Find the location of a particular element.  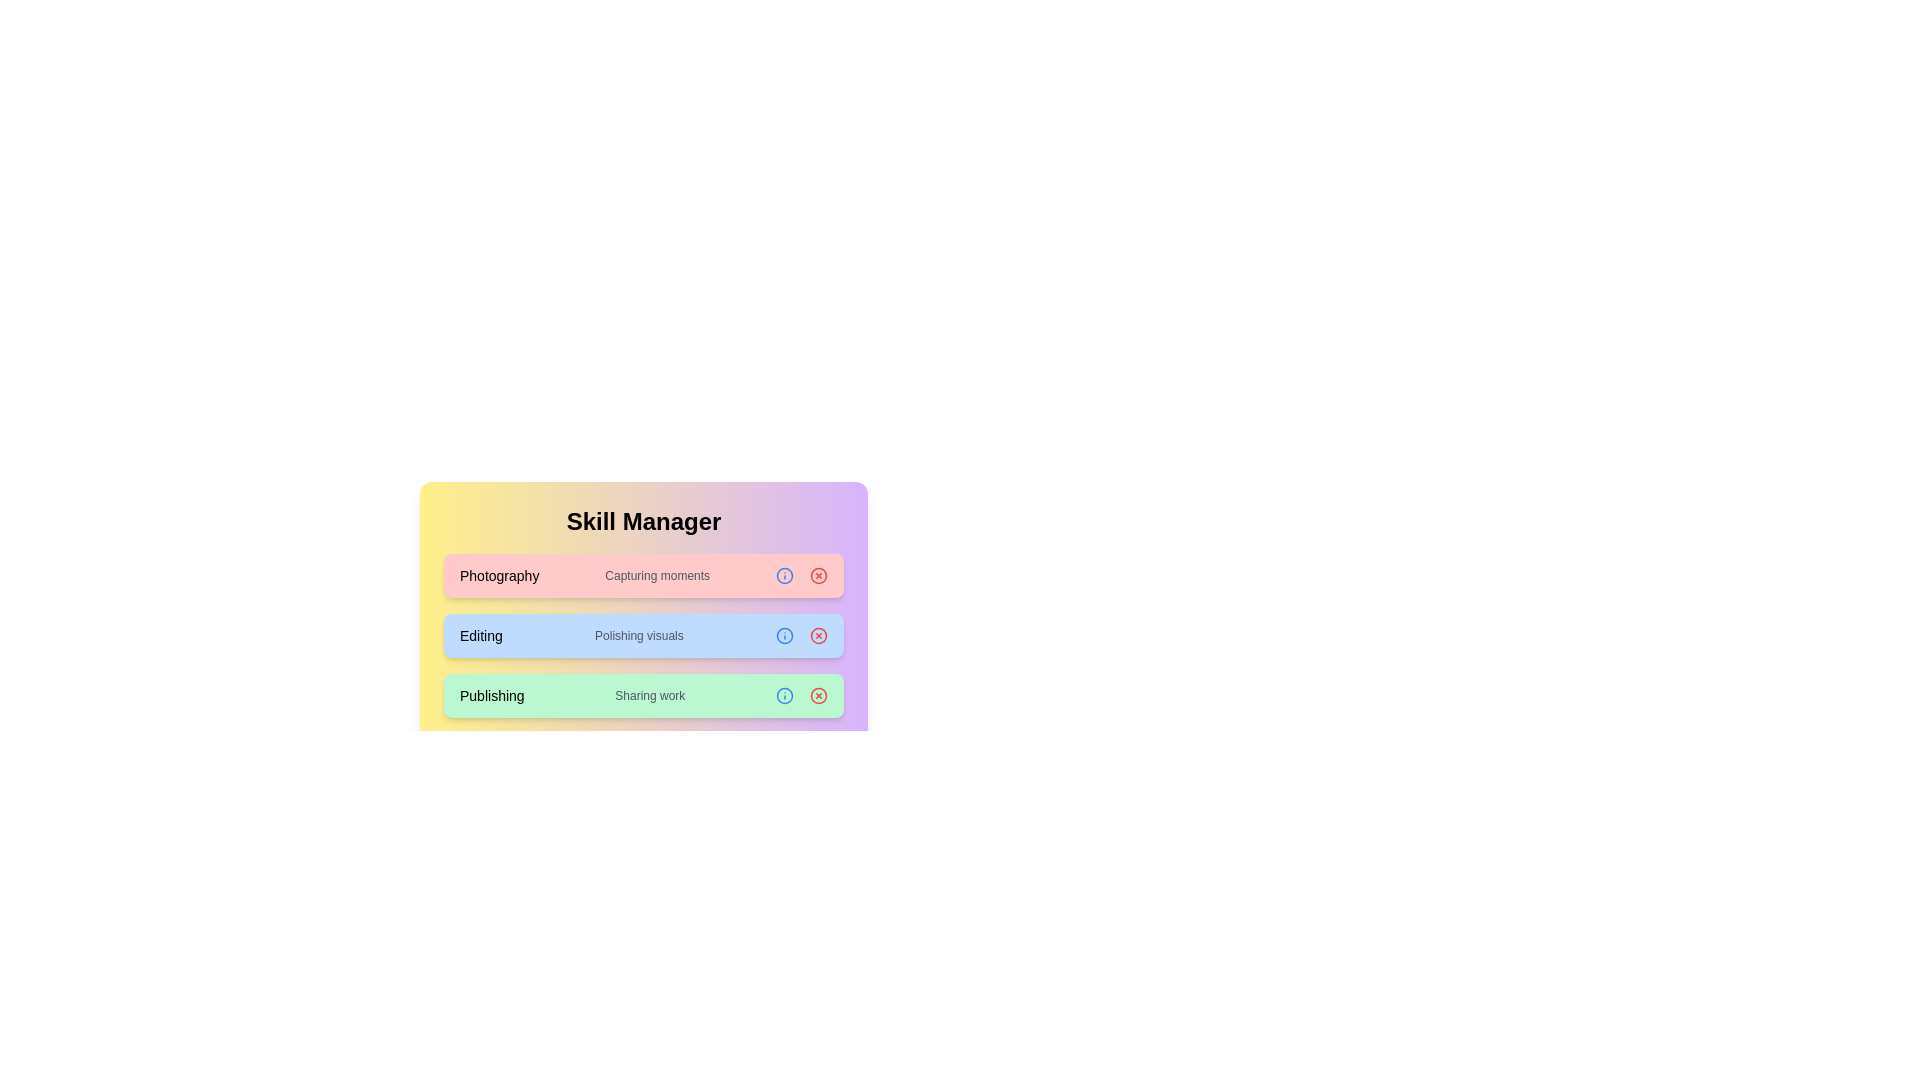

the text content of the chip labeled Publishing is located at coordinates (492, 694).